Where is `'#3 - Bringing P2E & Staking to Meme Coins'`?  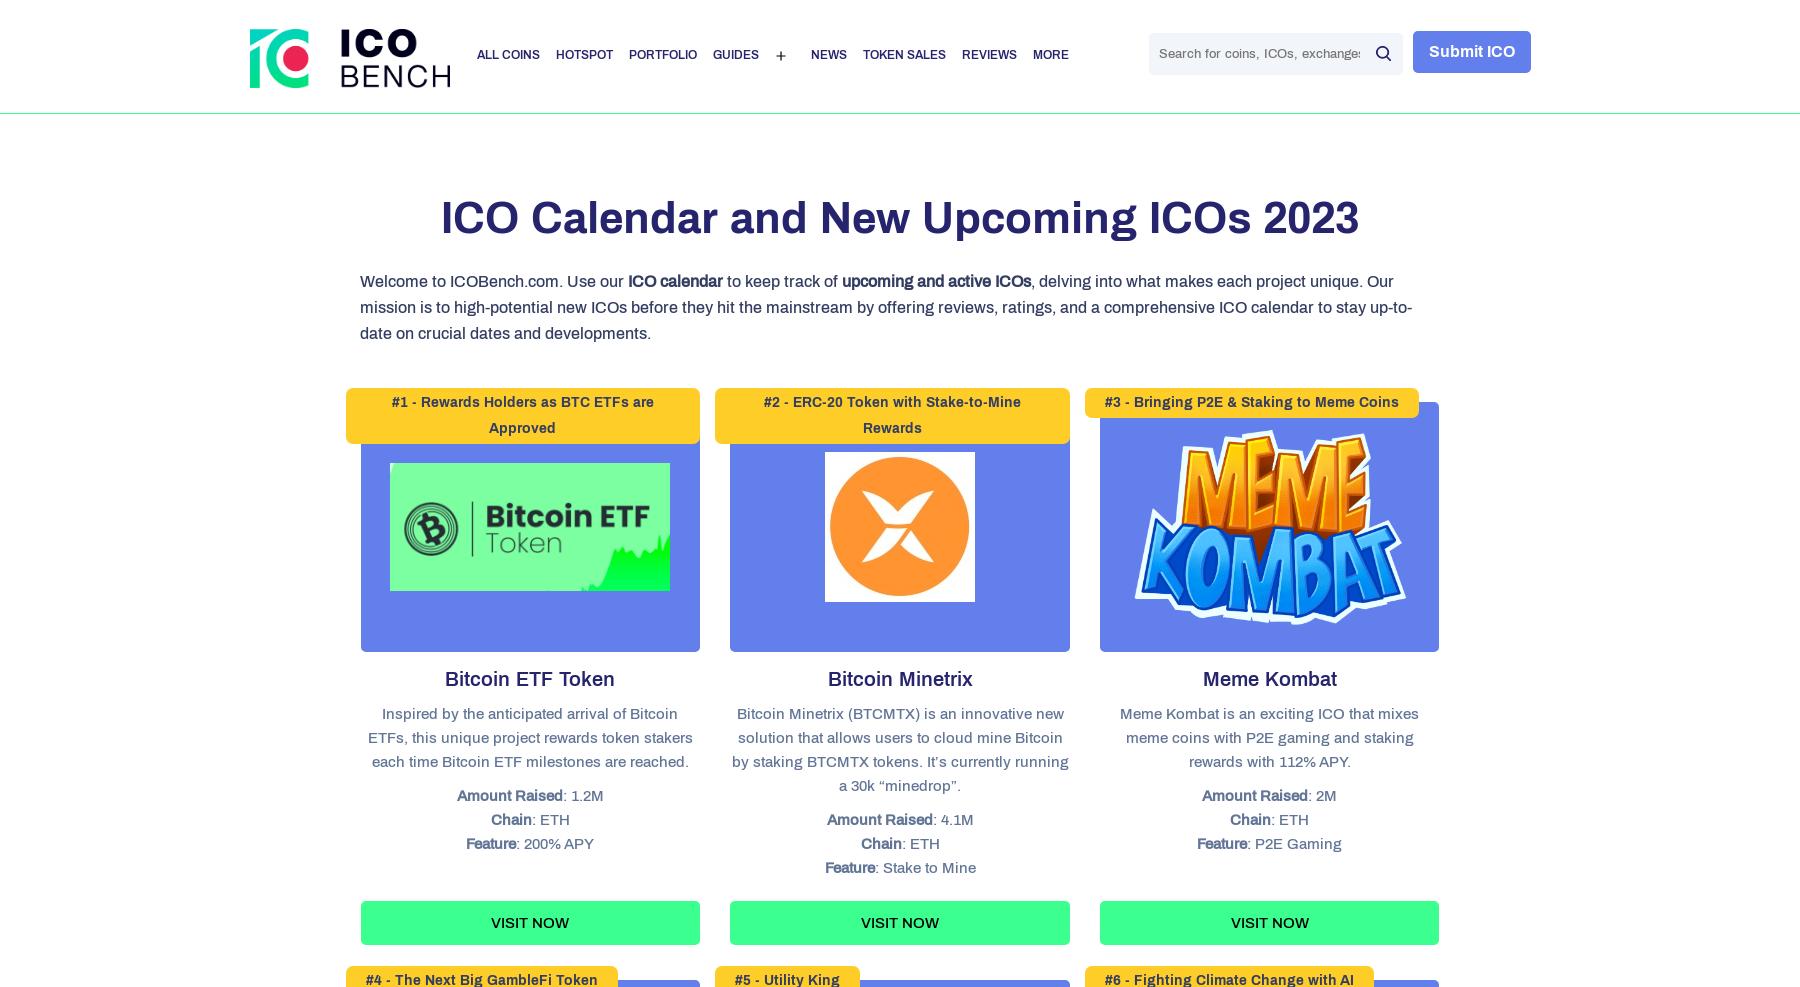 '#3 - Bringing P2E & Staking to Meme Coins' is located at coordinates (1103, 402).